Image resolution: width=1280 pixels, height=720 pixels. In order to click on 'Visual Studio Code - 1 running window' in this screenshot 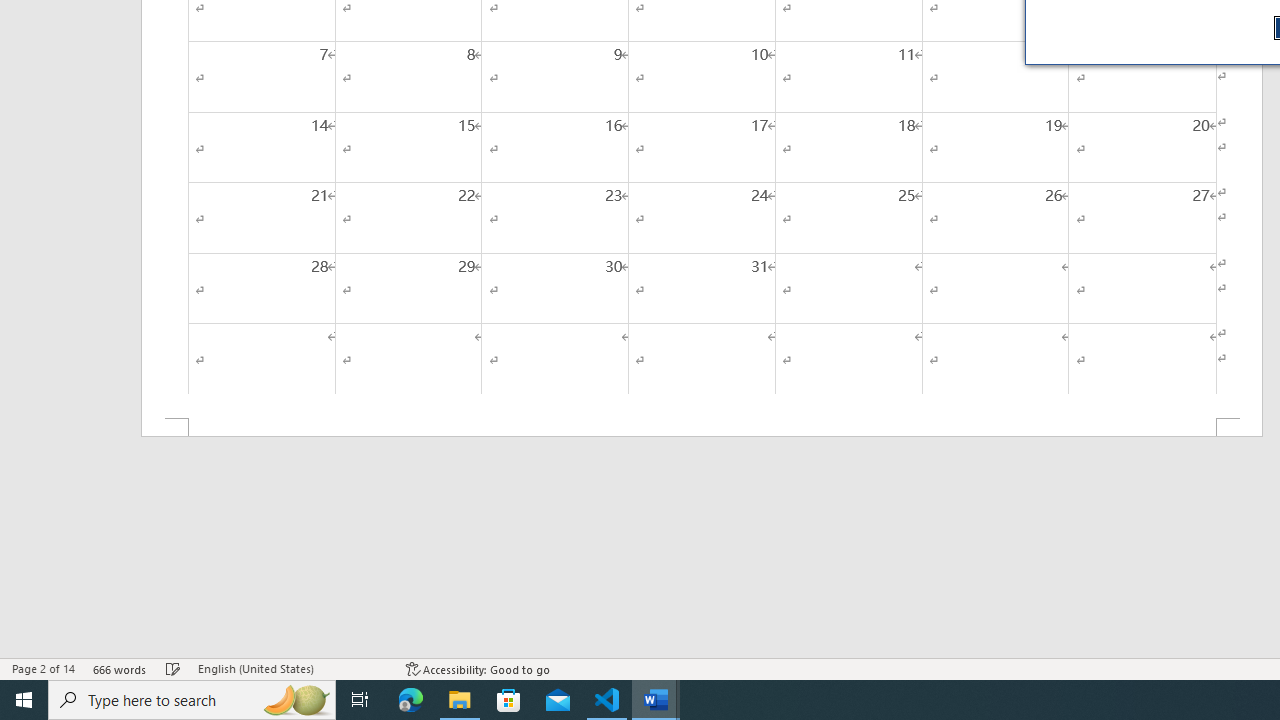, I will do `click(606, 698)`.